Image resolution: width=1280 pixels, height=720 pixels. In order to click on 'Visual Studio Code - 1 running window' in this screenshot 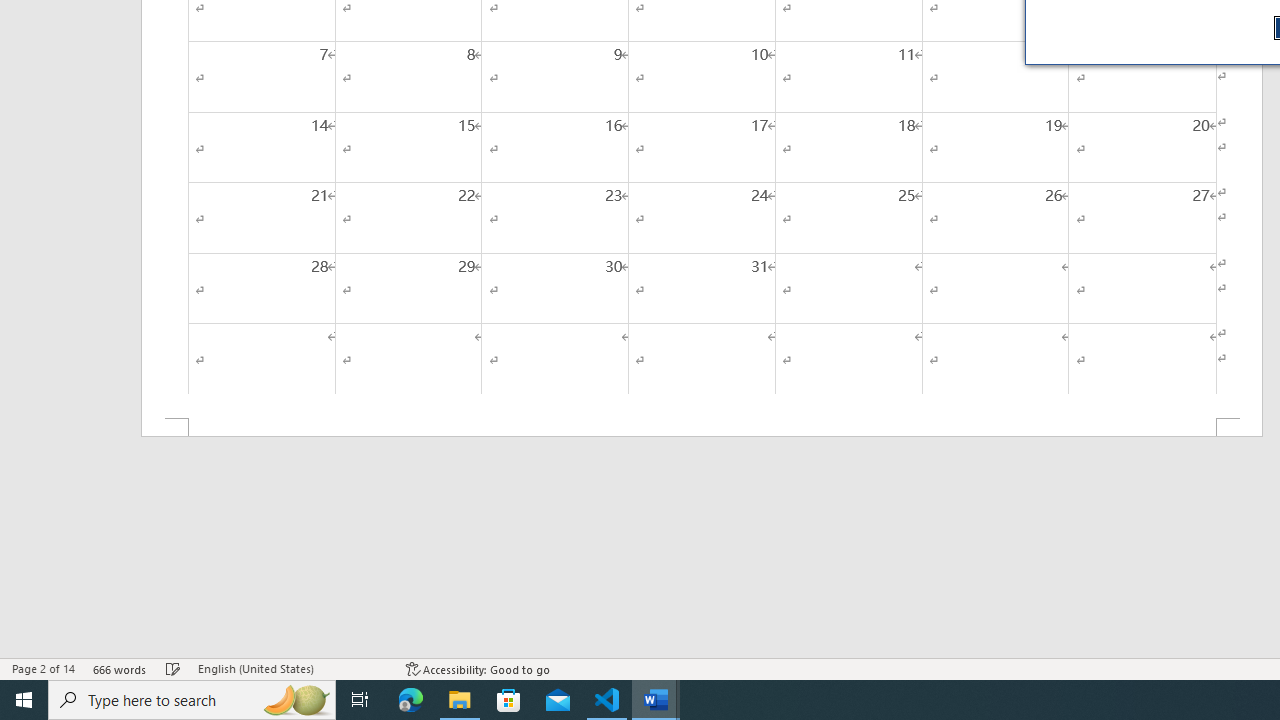, I will do `click(606, 698)`.